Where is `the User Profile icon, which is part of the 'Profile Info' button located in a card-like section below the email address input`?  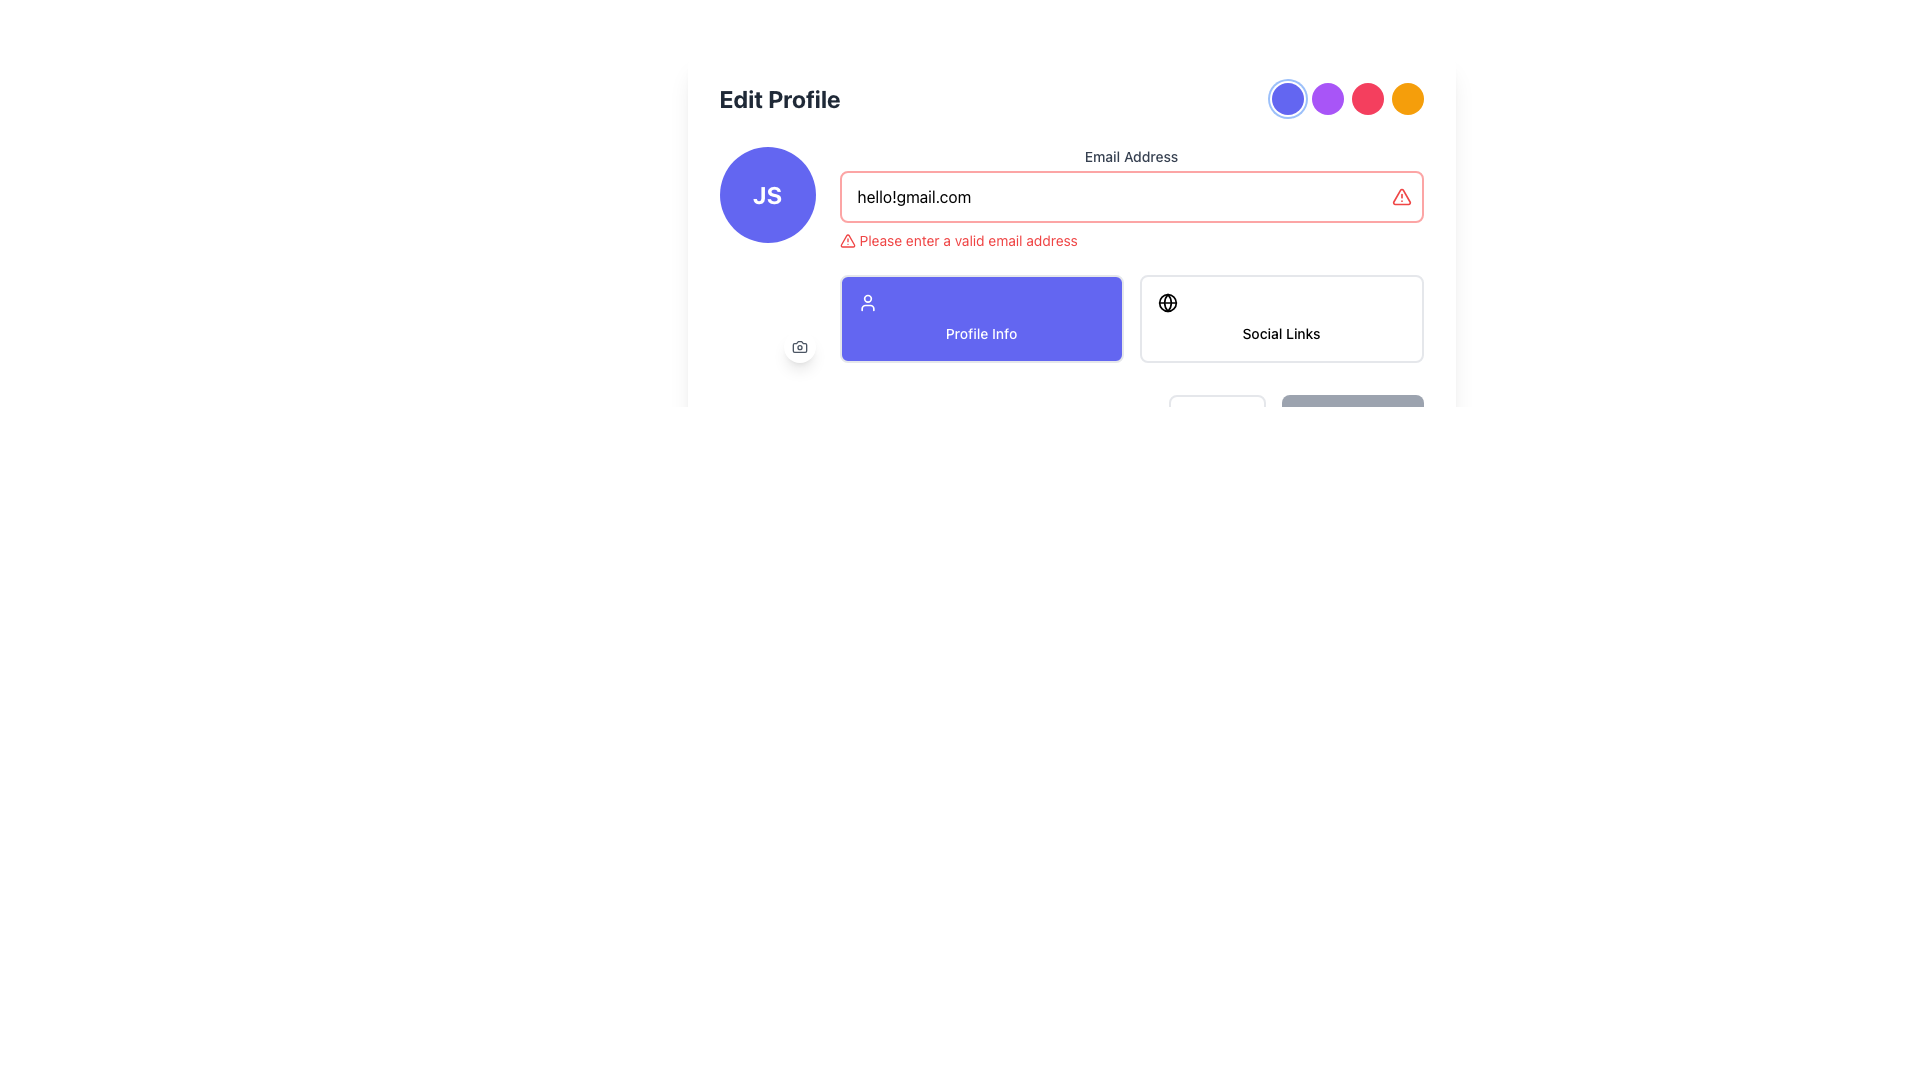 the User Profile icon, which is part of the 'Profile Info' button located in a card-like section below the email address input is located at coordinates (867, 303).